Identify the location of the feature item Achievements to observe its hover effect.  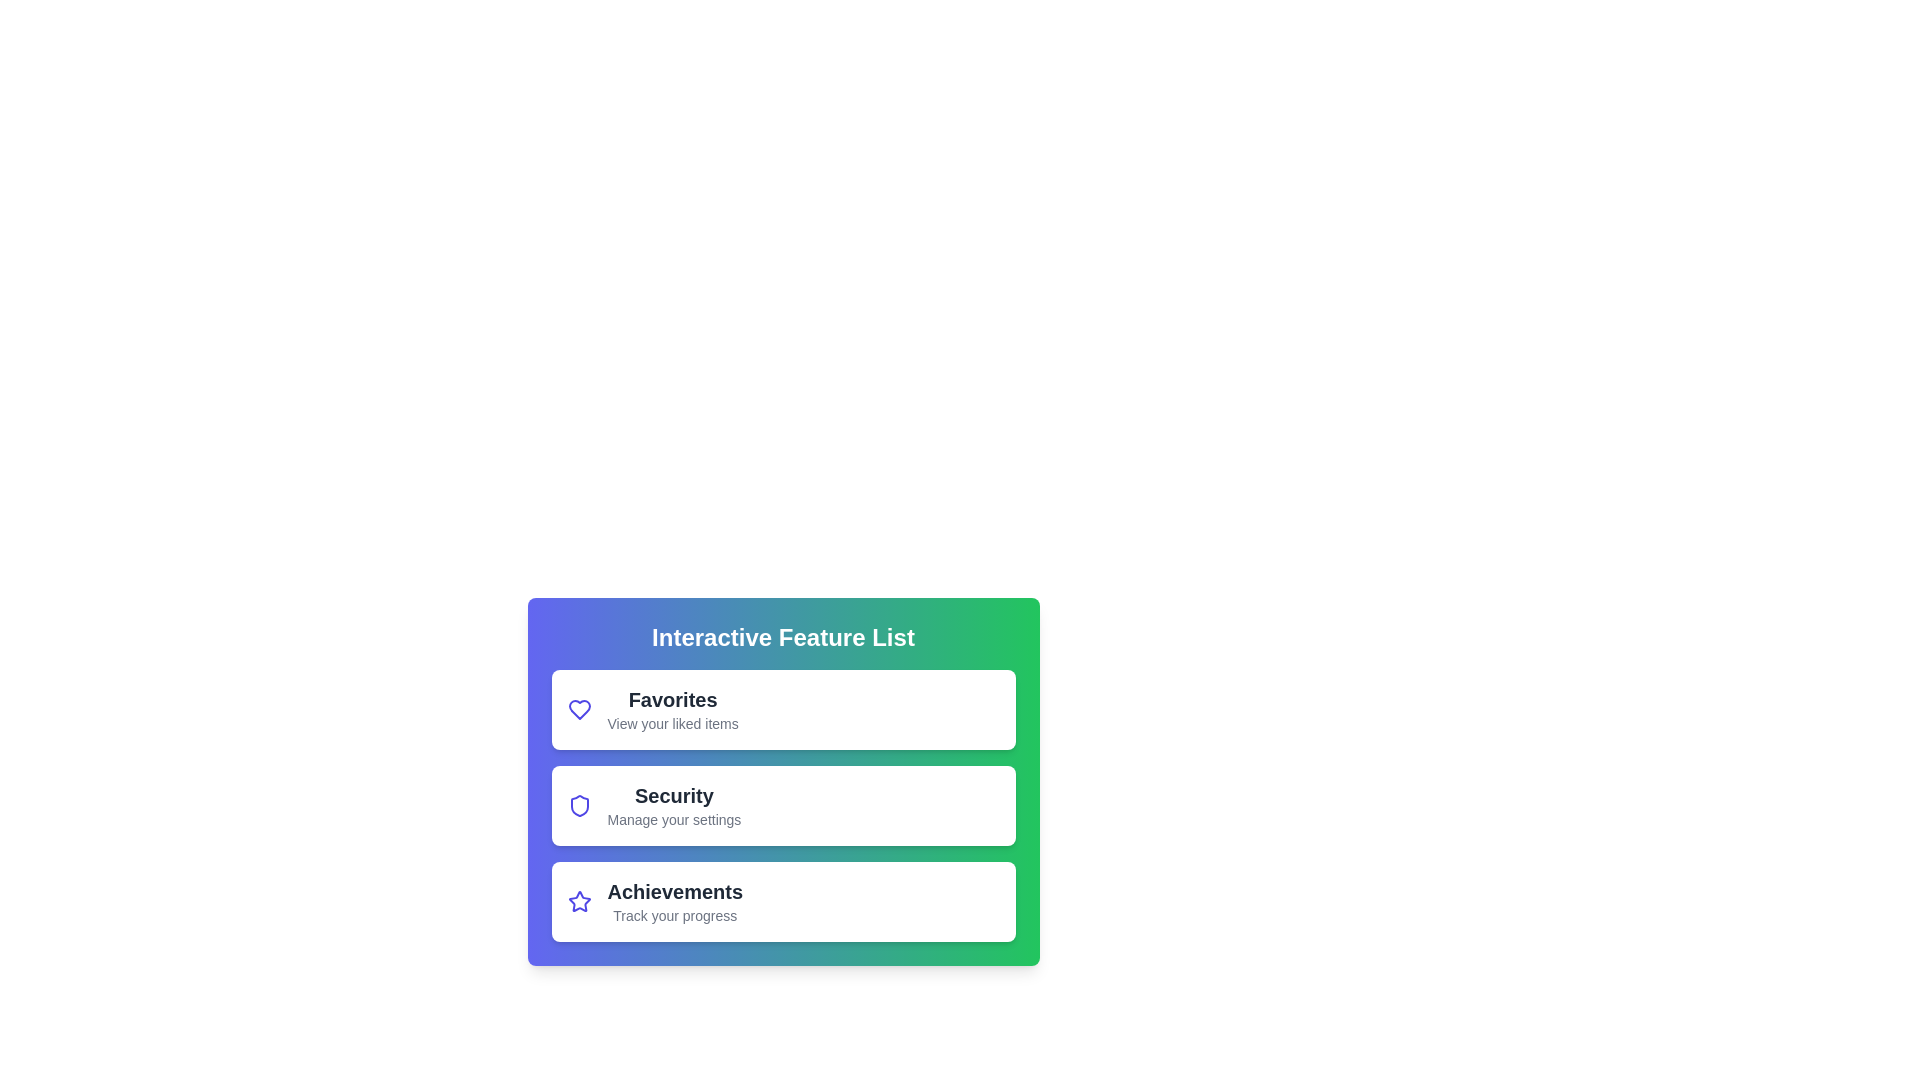
(782, 902).